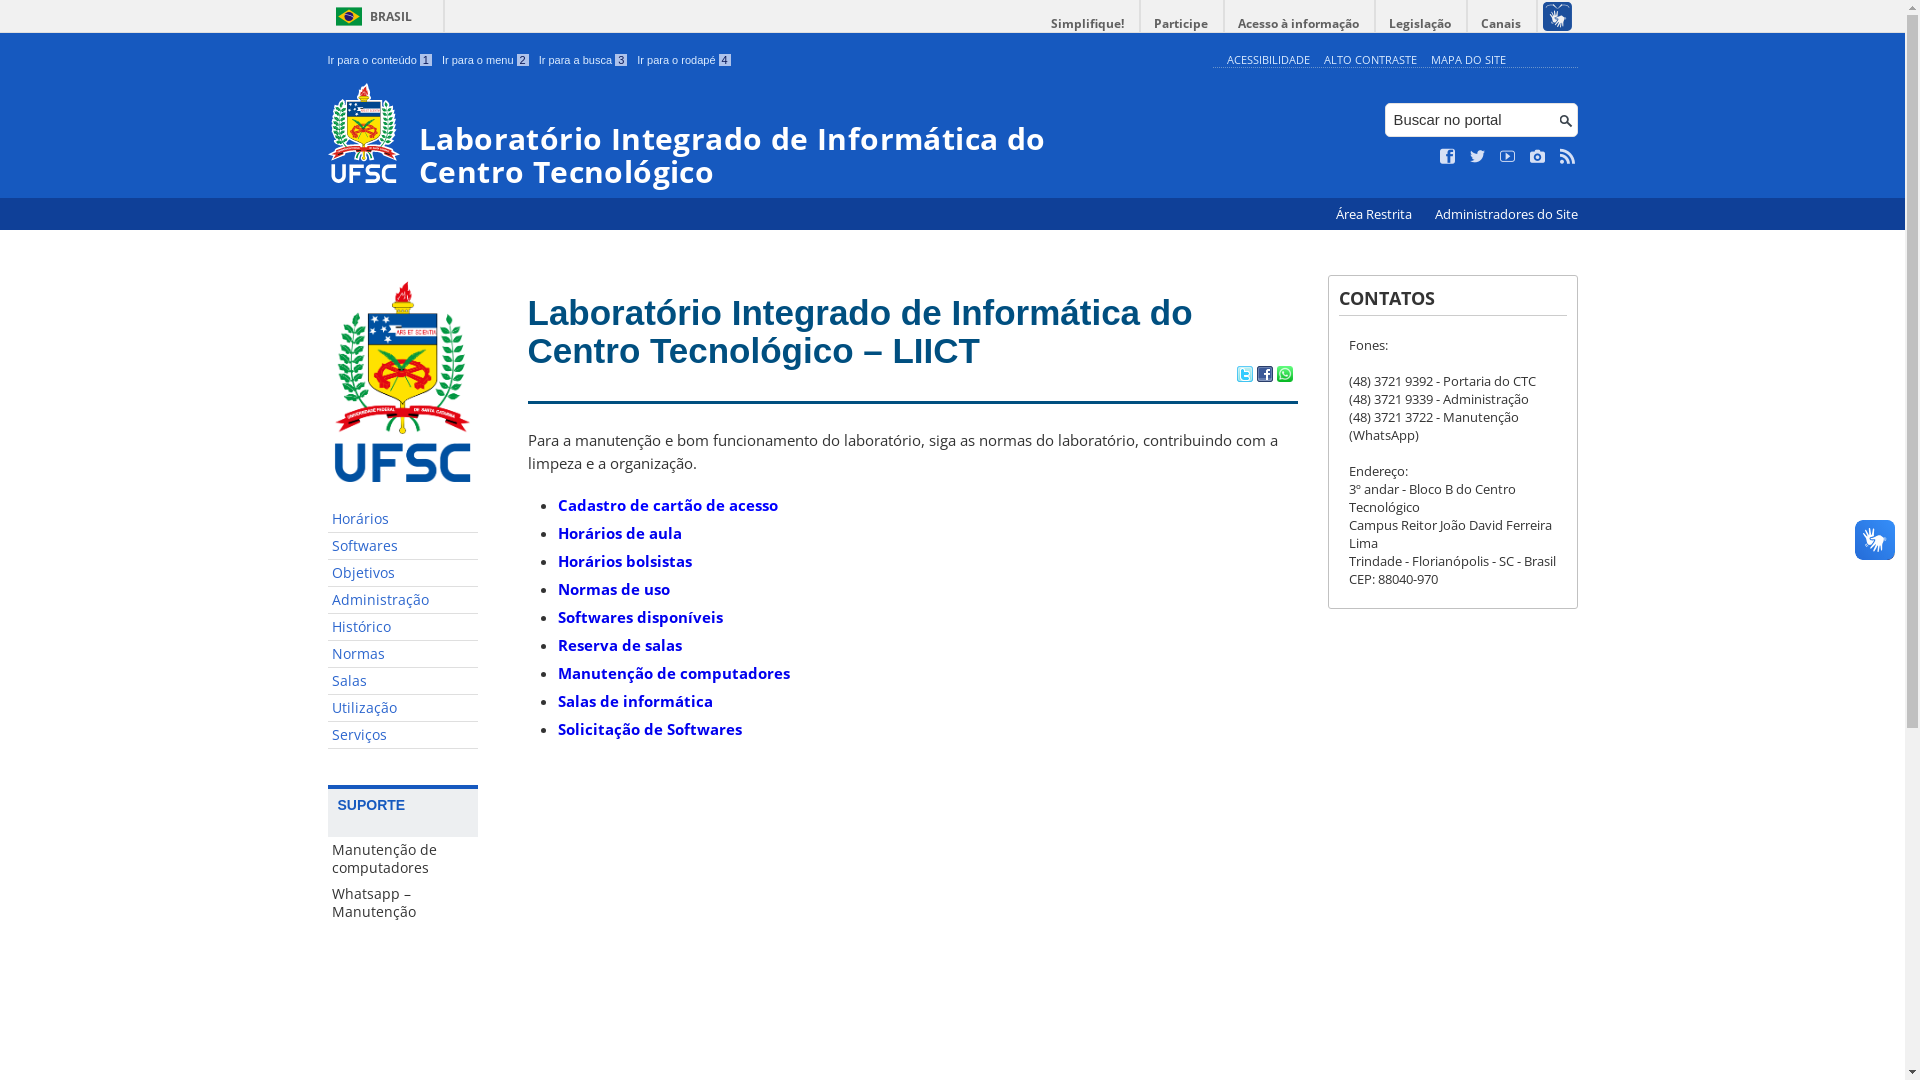  What do you see at coordinates (1448, 156) in the screenshot?
I see `'Curta no Facebook'` at bounding box center [1448, 156].